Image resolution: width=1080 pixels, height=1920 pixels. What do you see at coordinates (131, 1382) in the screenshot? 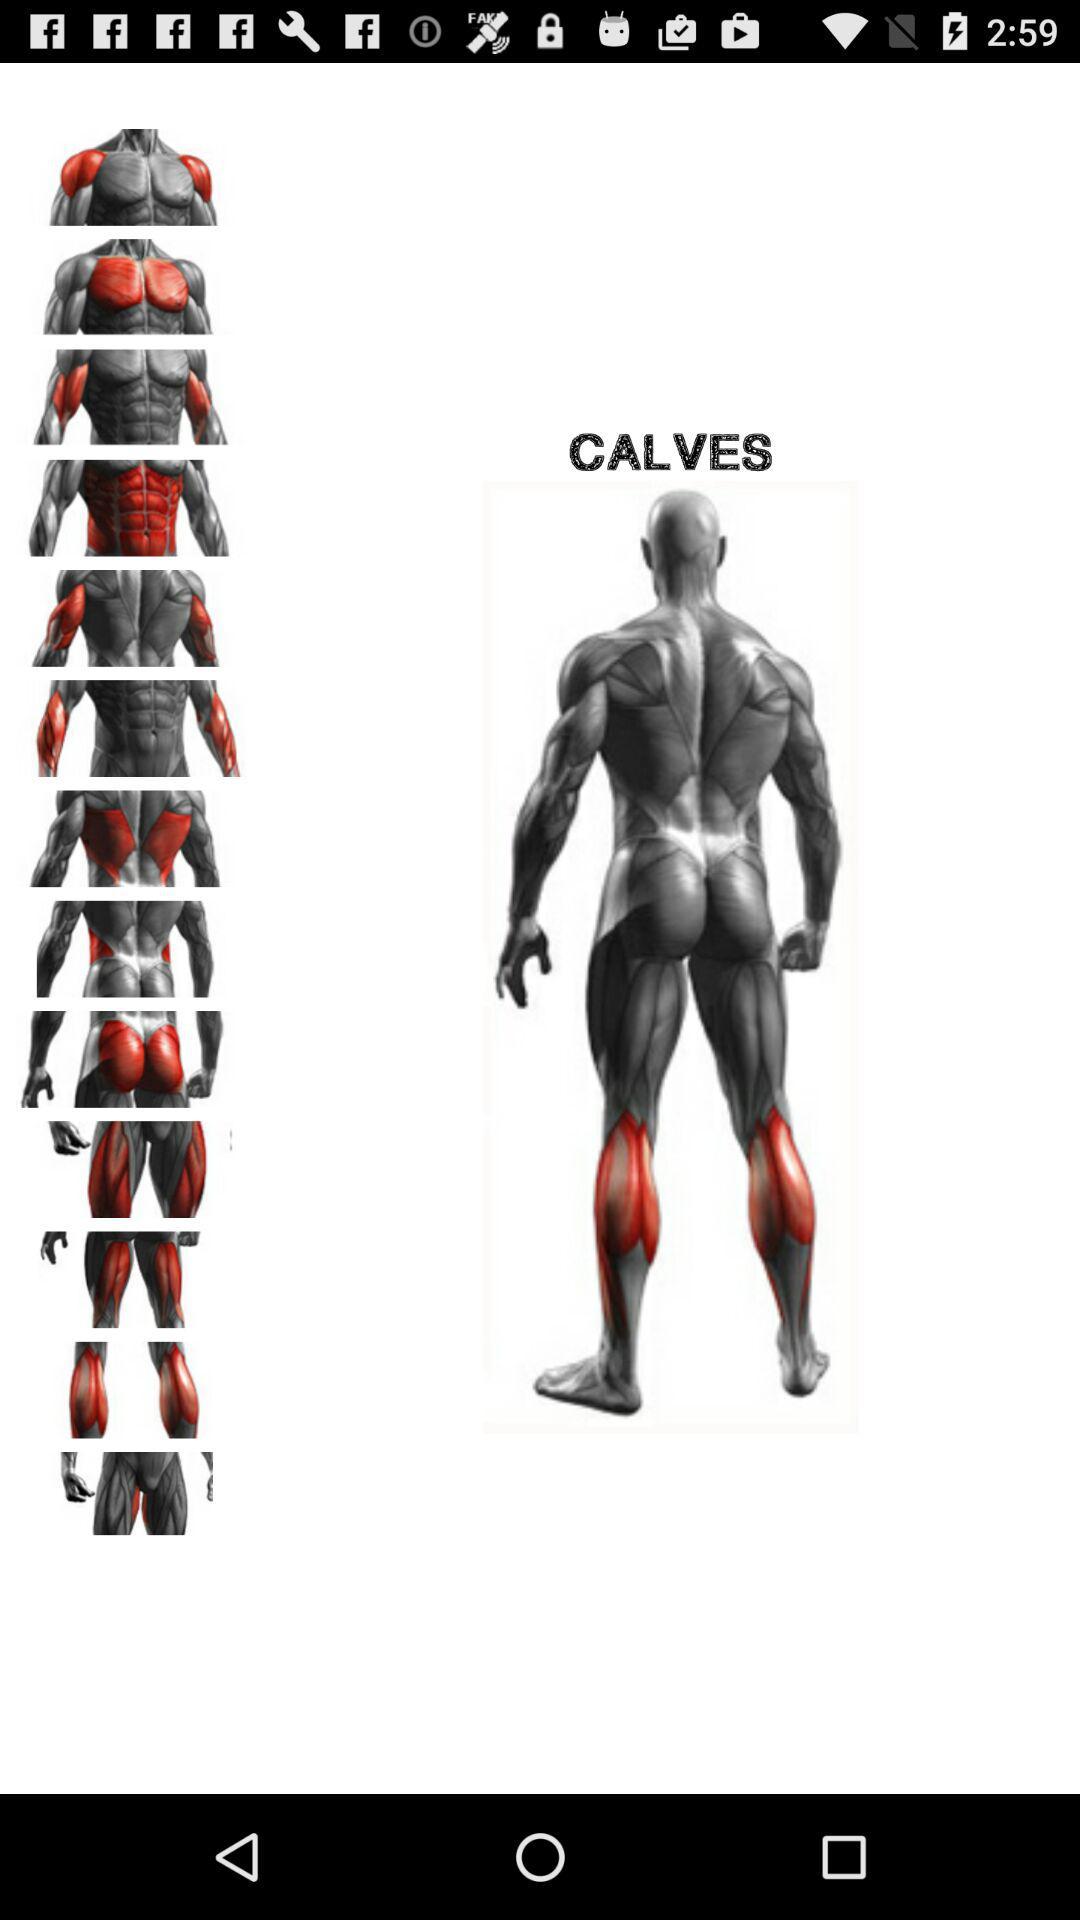
I see `calves of body` at bounding box center [131, 1382].